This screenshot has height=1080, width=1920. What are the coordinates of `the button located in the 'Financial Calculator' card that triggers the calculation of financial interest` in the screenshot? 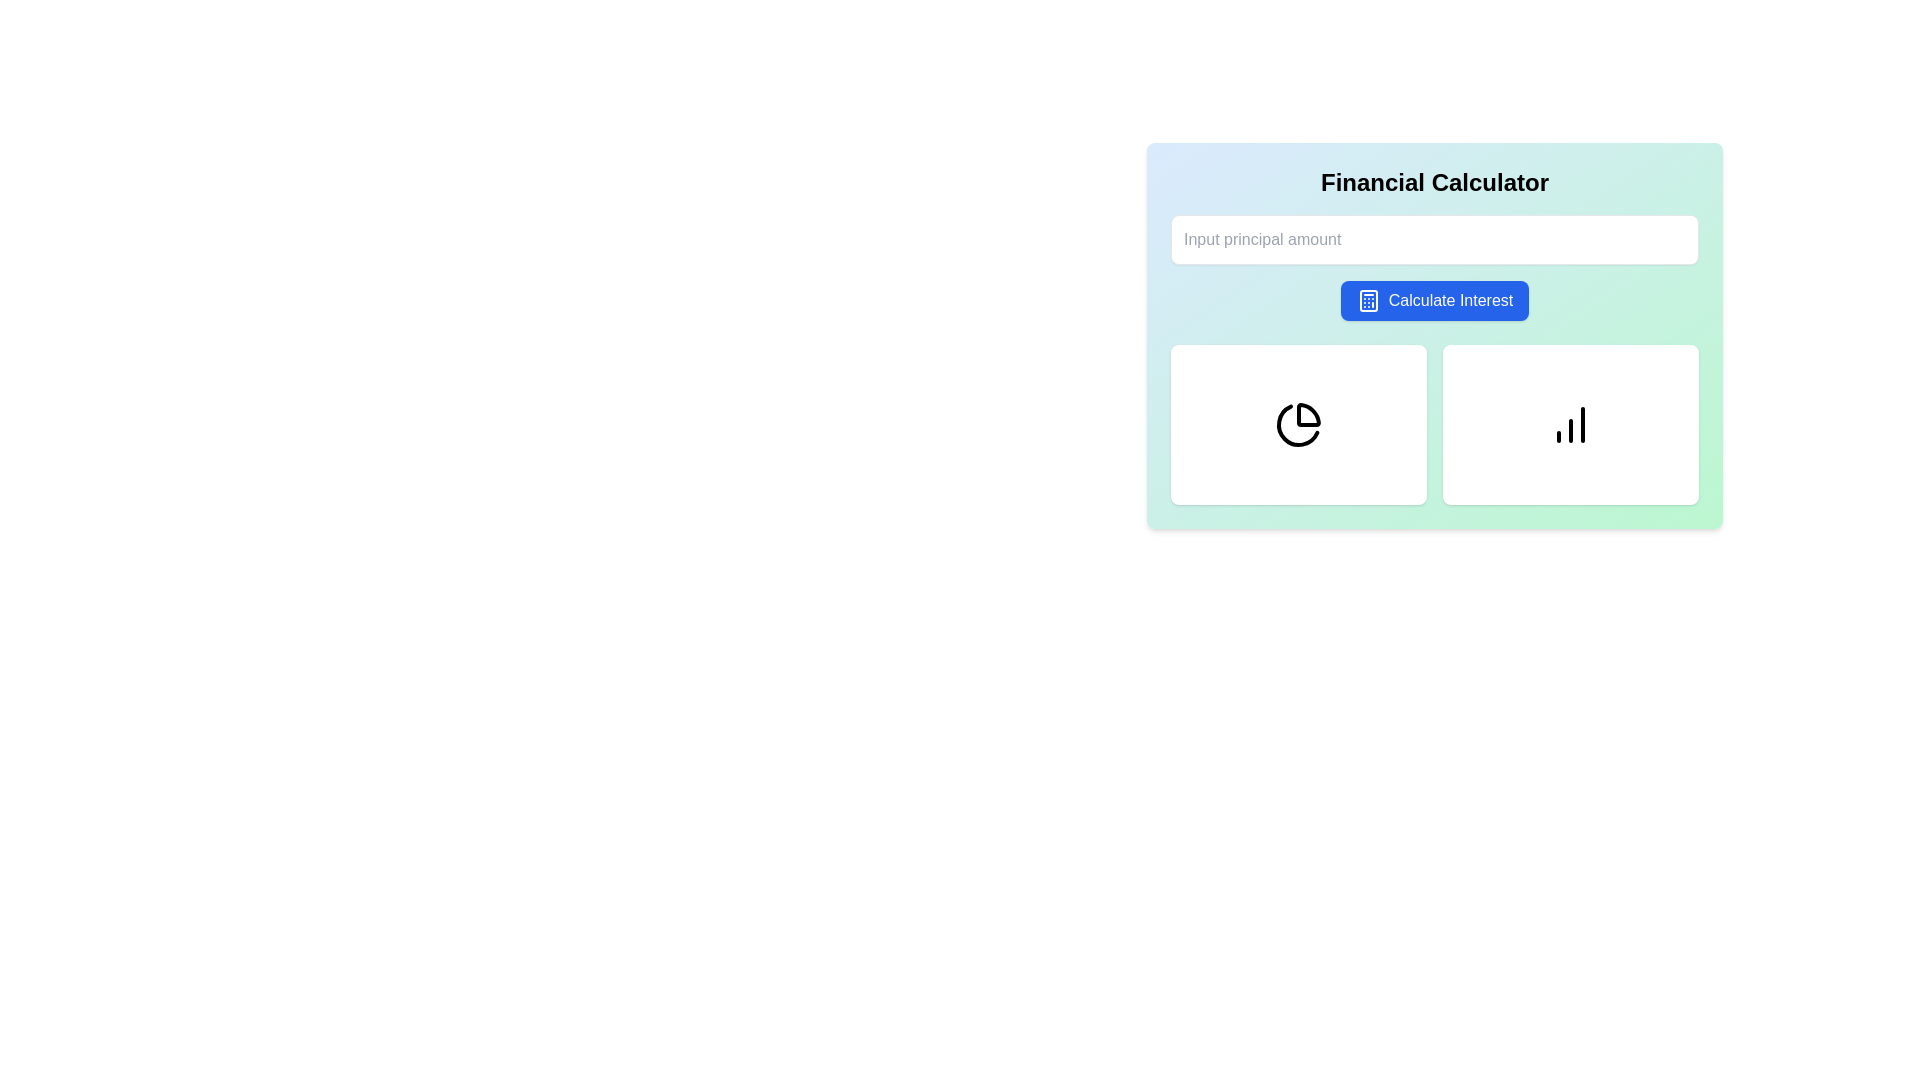 It's located at (1434, 300).